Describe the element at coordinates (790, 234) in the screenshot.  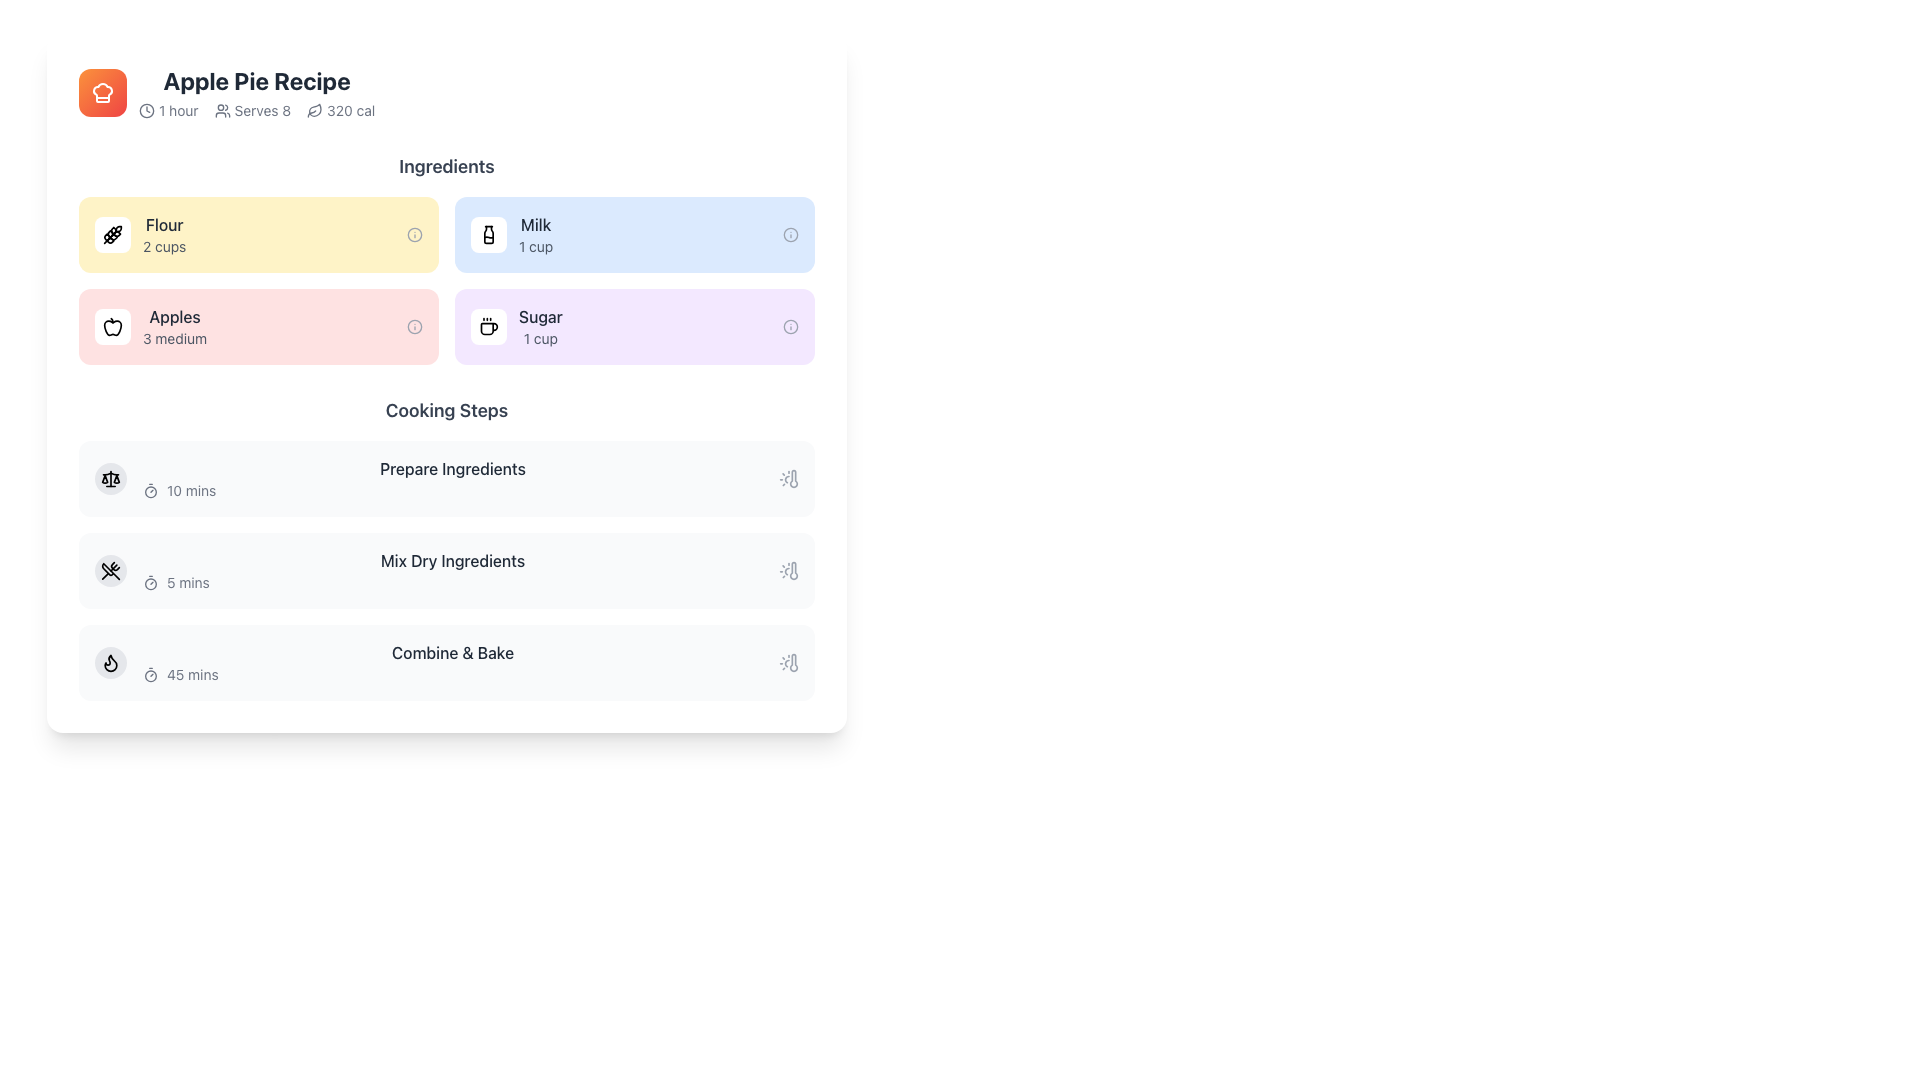
I see `the gray outlined 'info' icon located at the far right end of the blue card labeled 'Milk 1 cup.'` at that location.